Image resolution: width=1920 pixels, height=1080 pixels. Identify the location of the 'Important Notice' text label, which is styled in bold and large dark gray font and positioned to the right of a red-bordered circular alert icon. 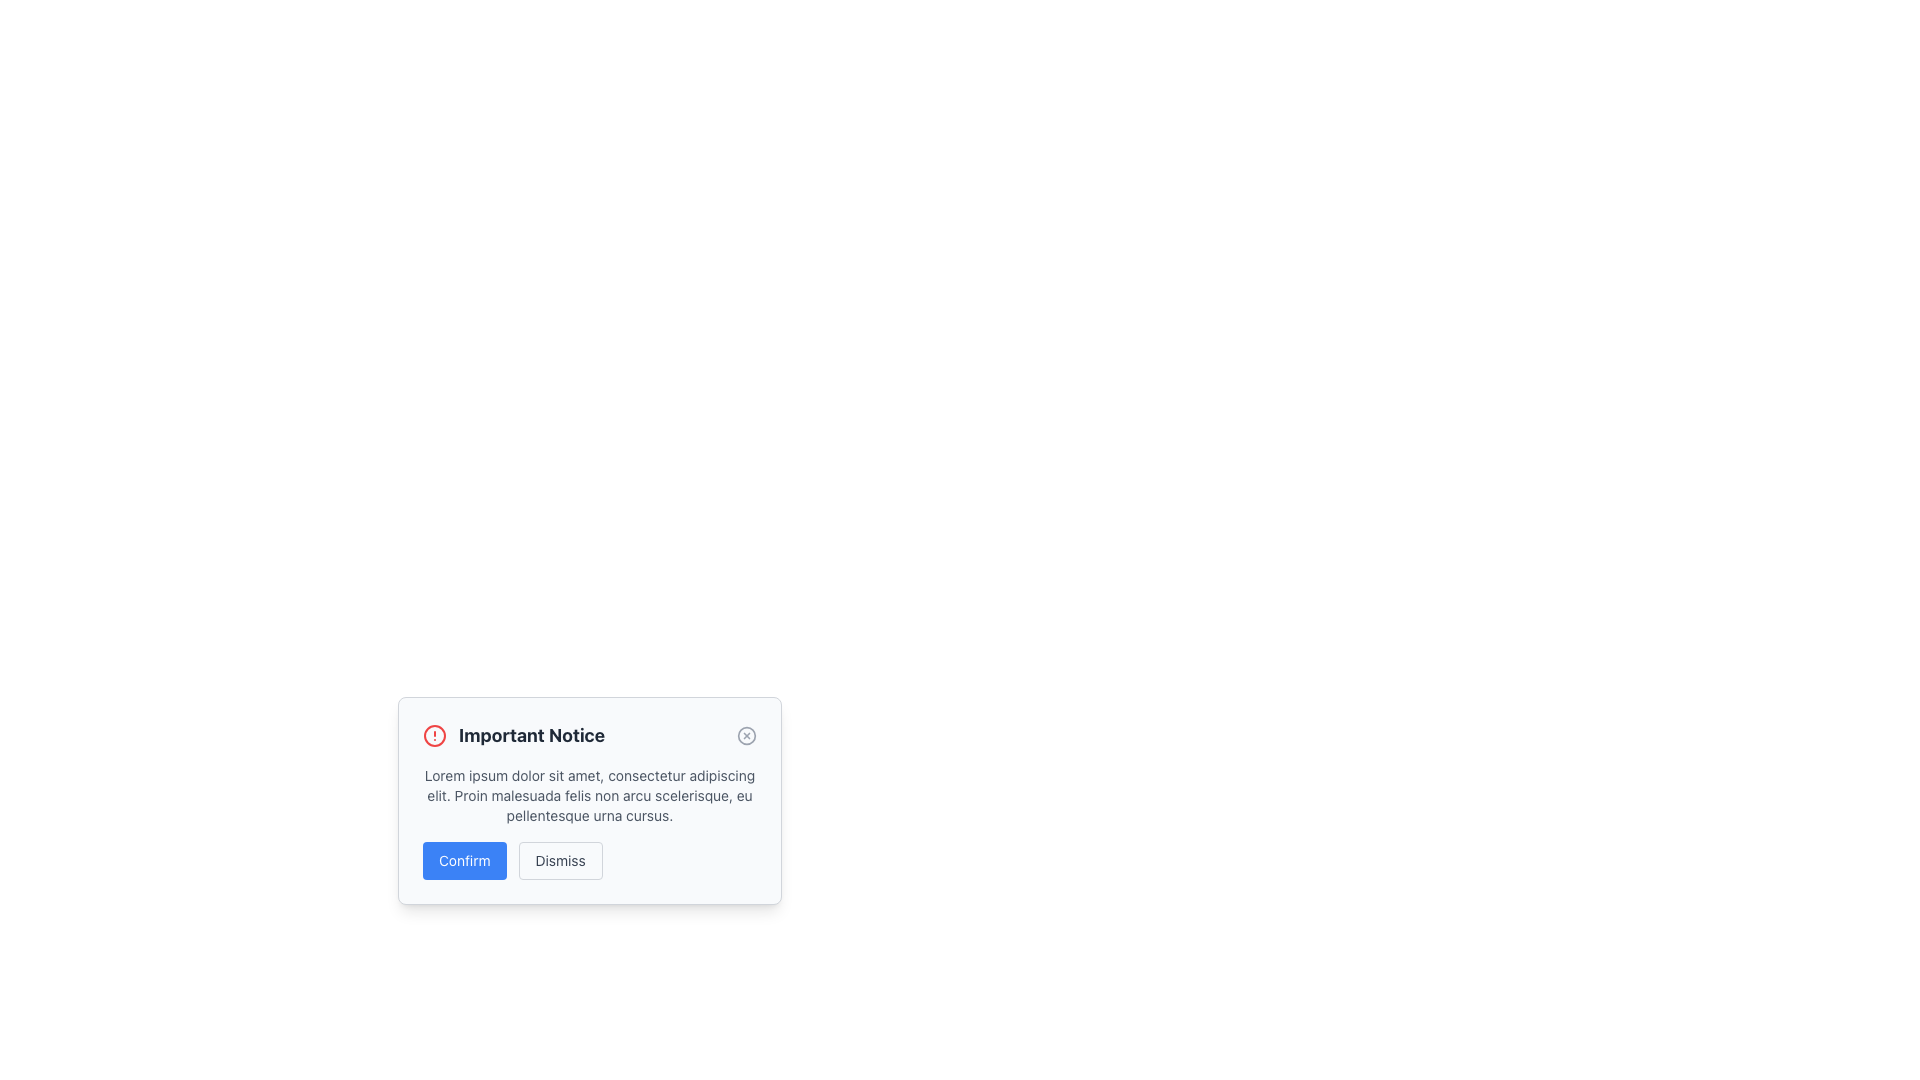
(532, 736).